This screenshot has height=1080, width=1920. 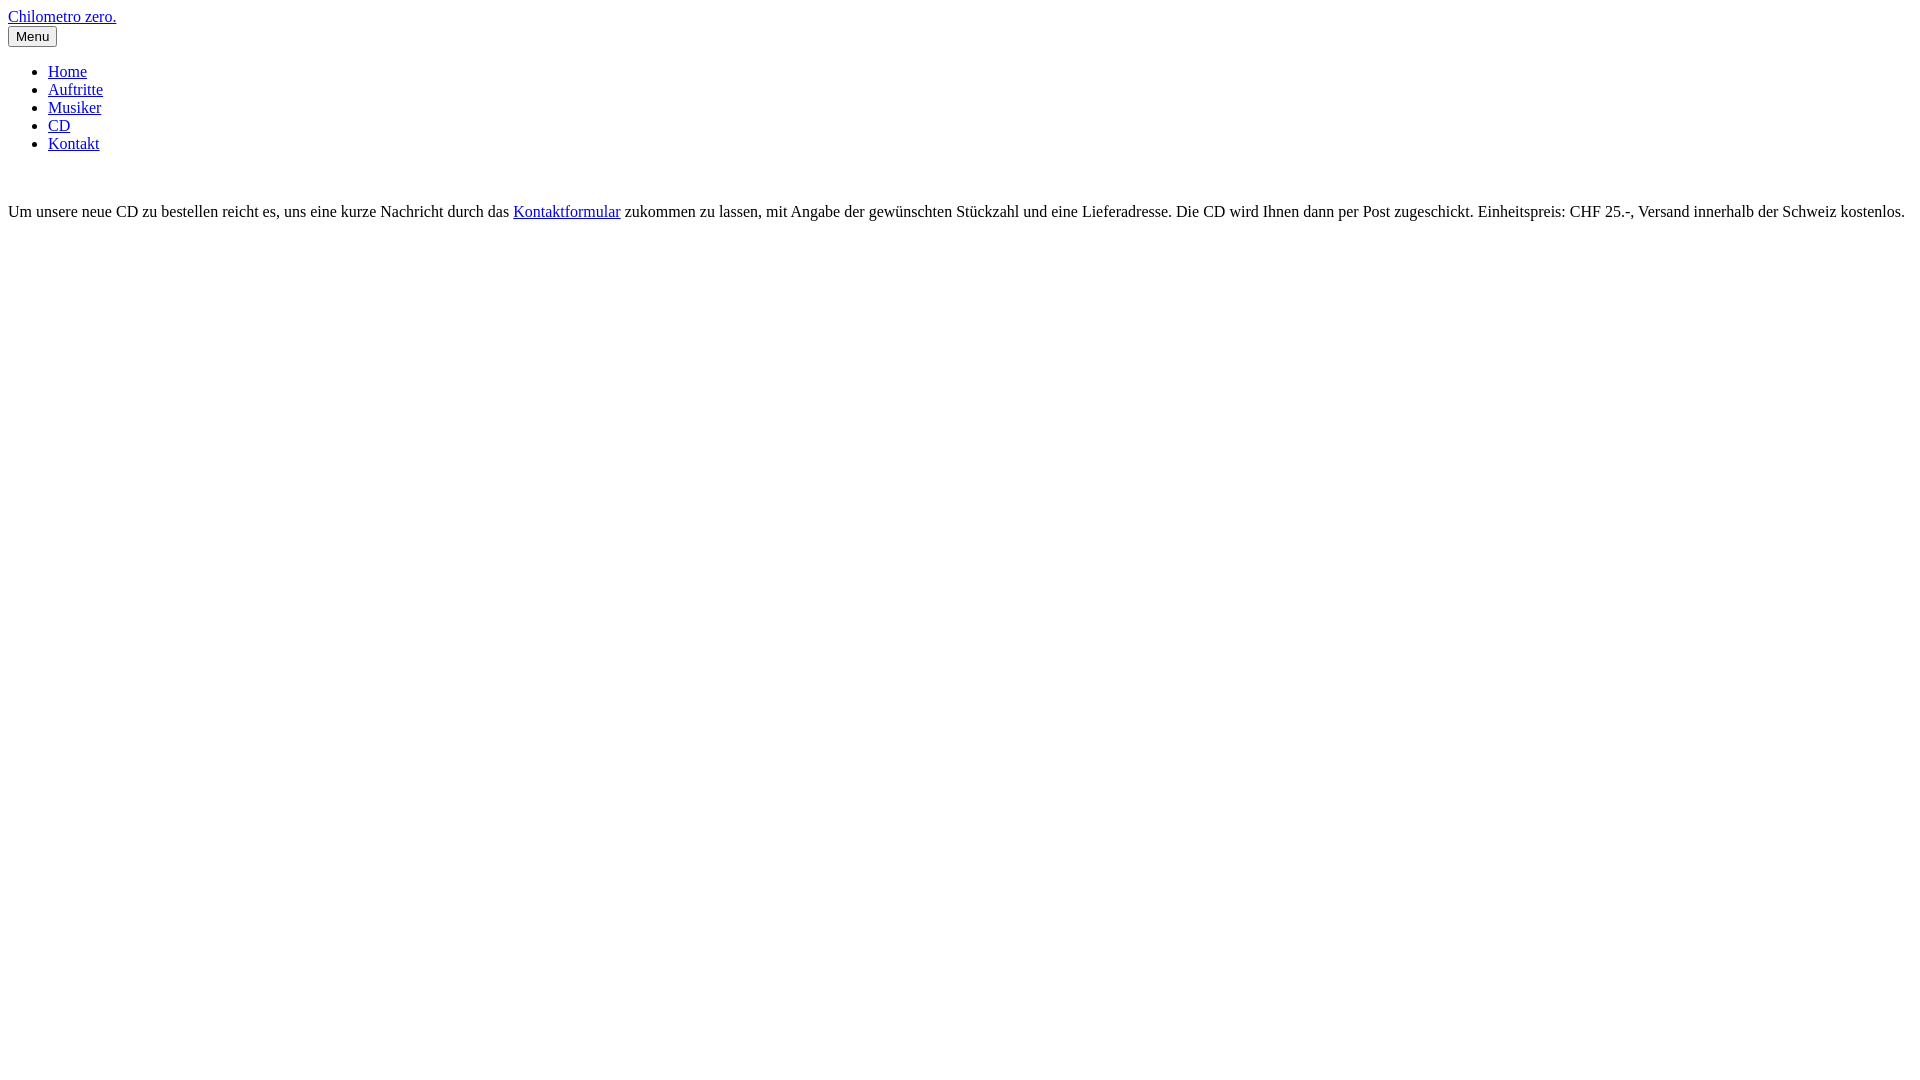 I want to click on 'Menu', so click(x=32, y=36).